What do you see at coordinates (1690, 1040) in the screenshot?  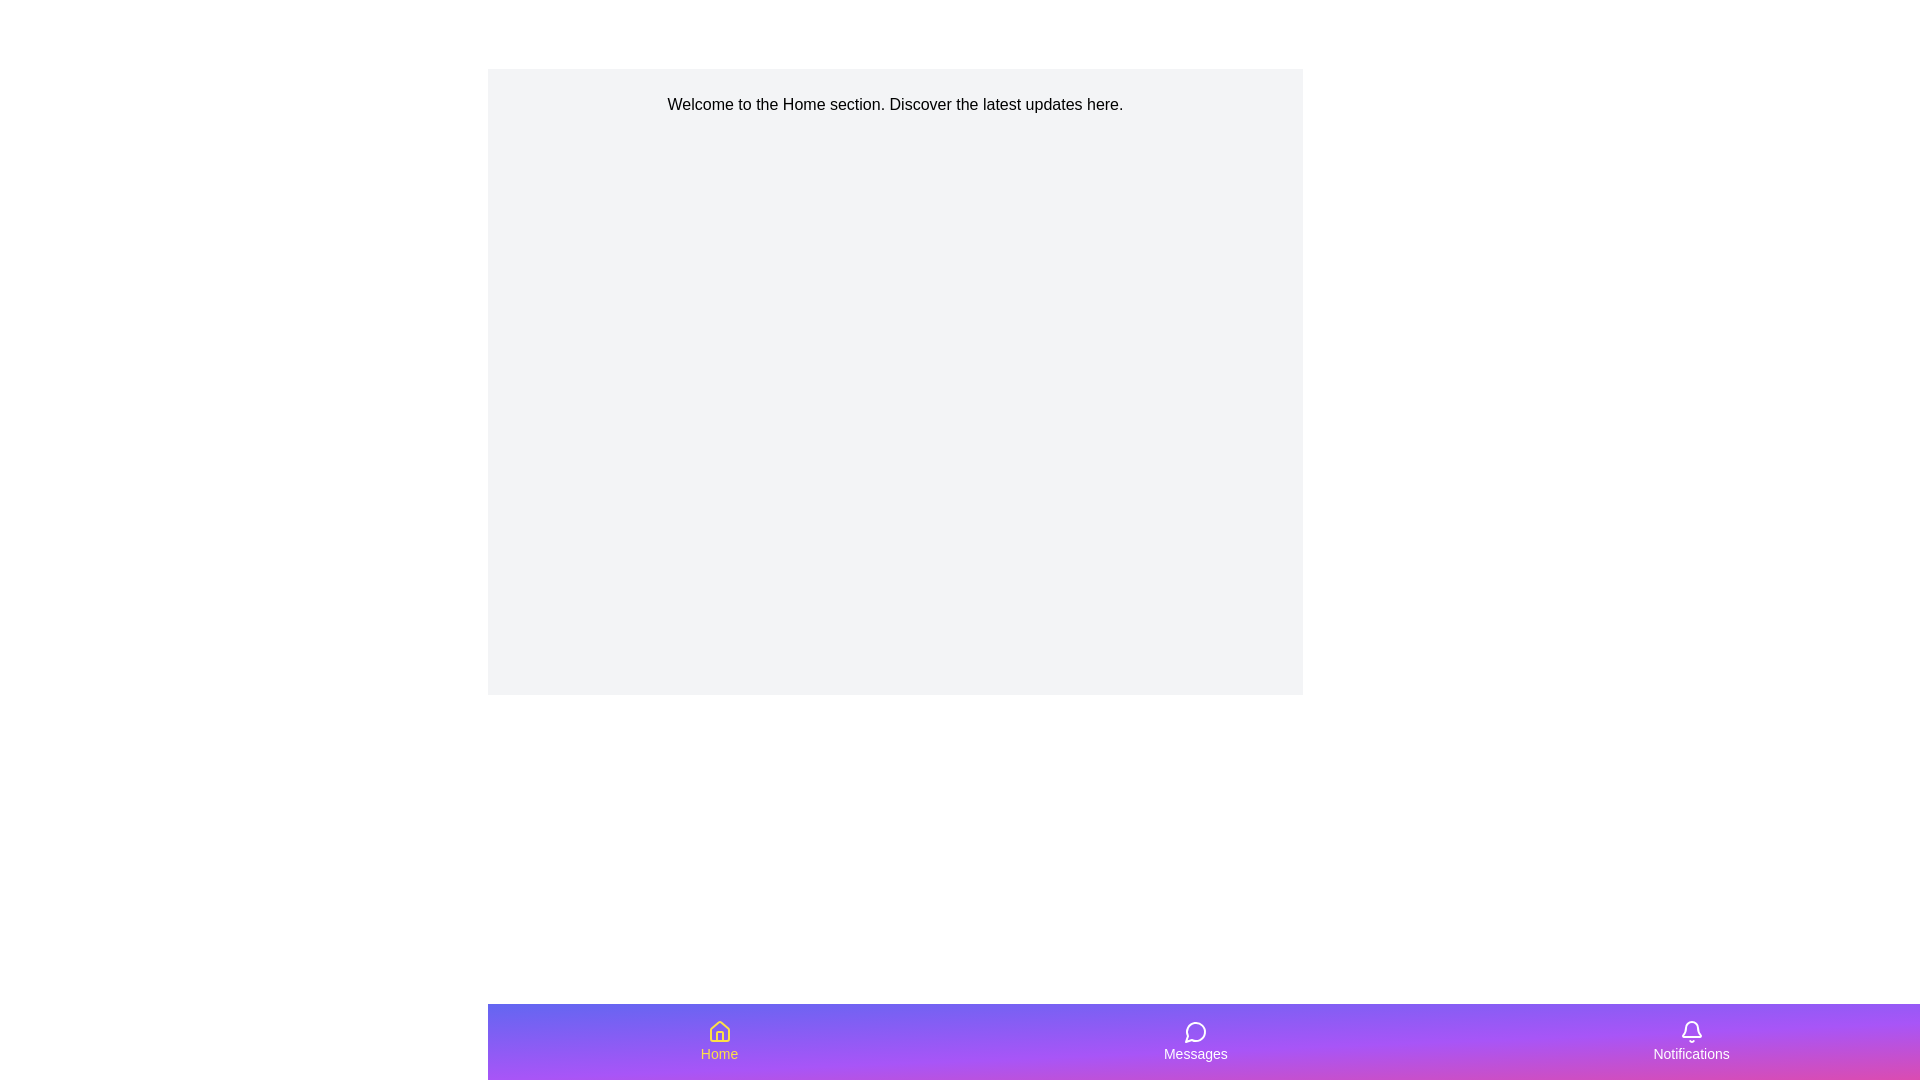 I see `the 'Notifications' button located in the bottom navigation bar, which is the third item from the left` at bounding box center [1690, 1040].